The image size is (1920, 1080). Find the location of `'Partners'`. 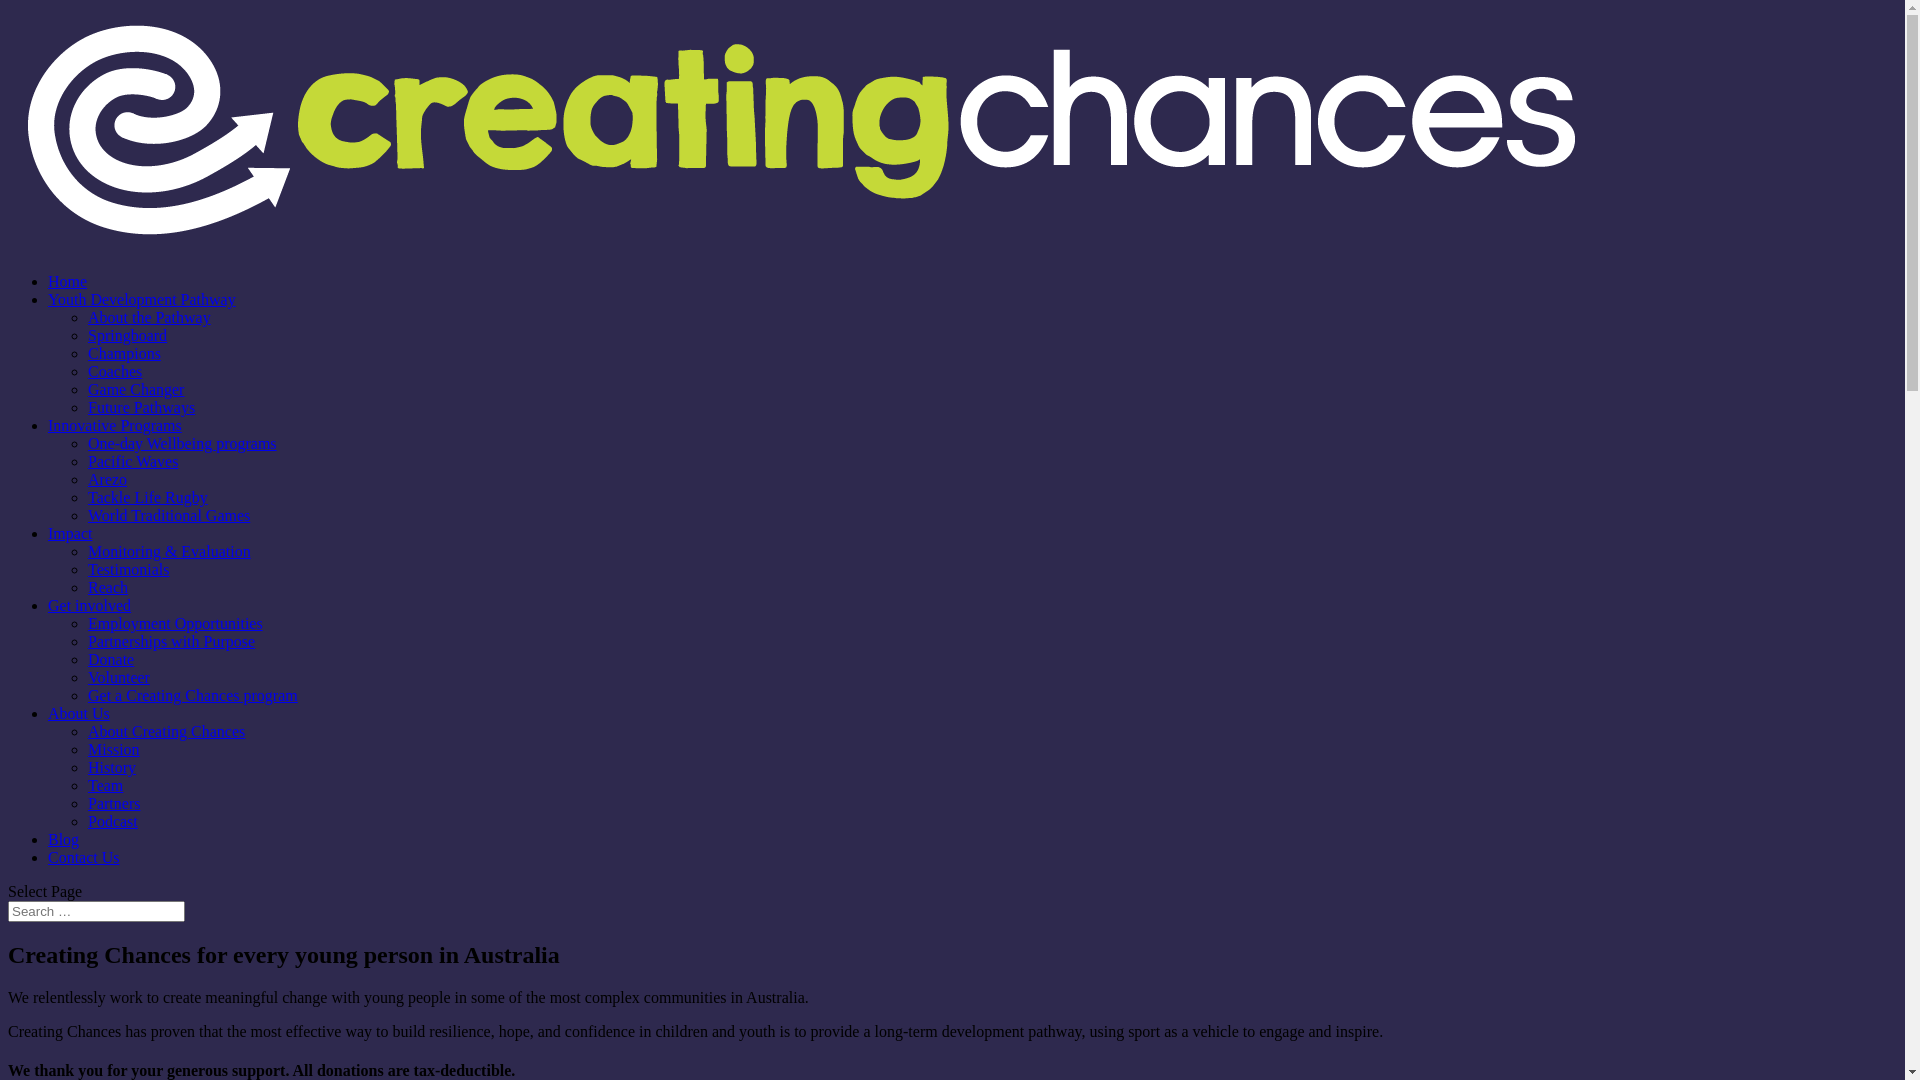

'Partners' is located at coordinates (113, 802).